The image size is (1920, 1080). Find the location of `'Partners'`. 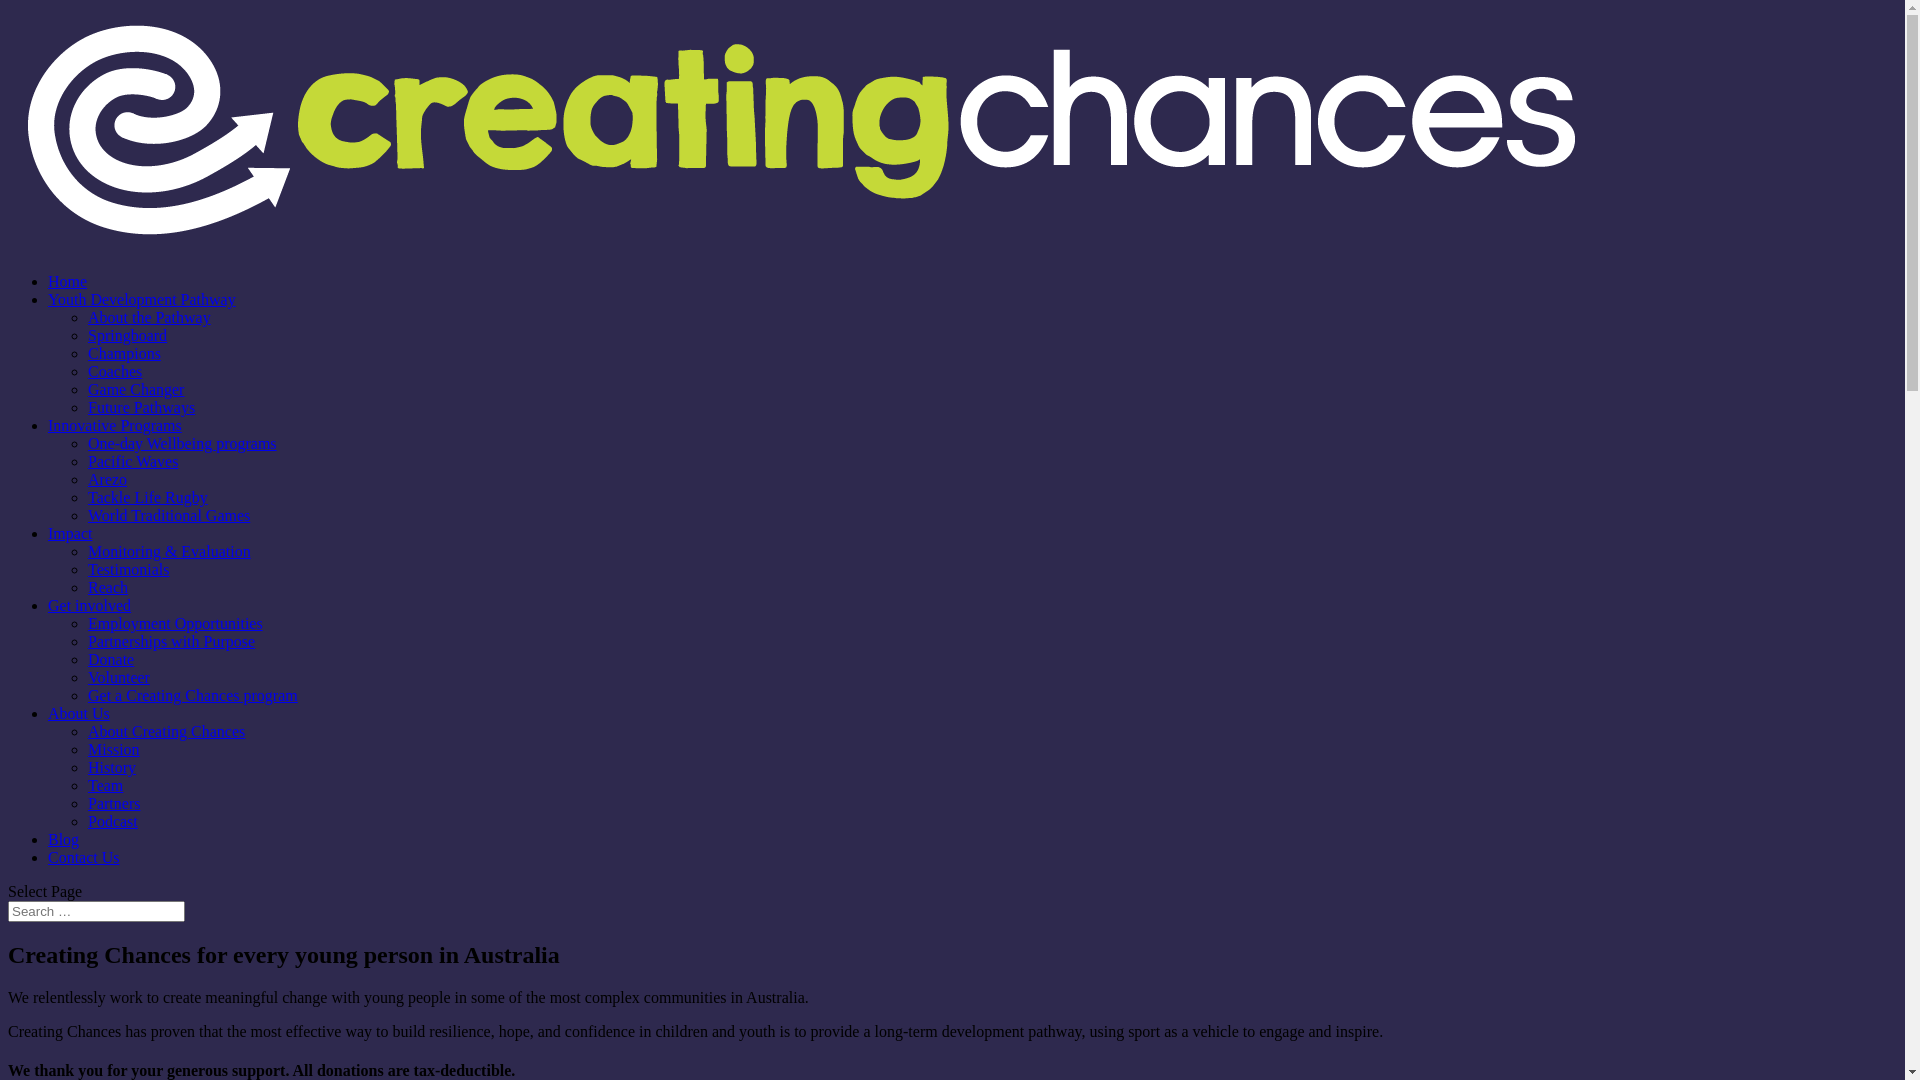

'Partners' is located at coordinates (113, 802).